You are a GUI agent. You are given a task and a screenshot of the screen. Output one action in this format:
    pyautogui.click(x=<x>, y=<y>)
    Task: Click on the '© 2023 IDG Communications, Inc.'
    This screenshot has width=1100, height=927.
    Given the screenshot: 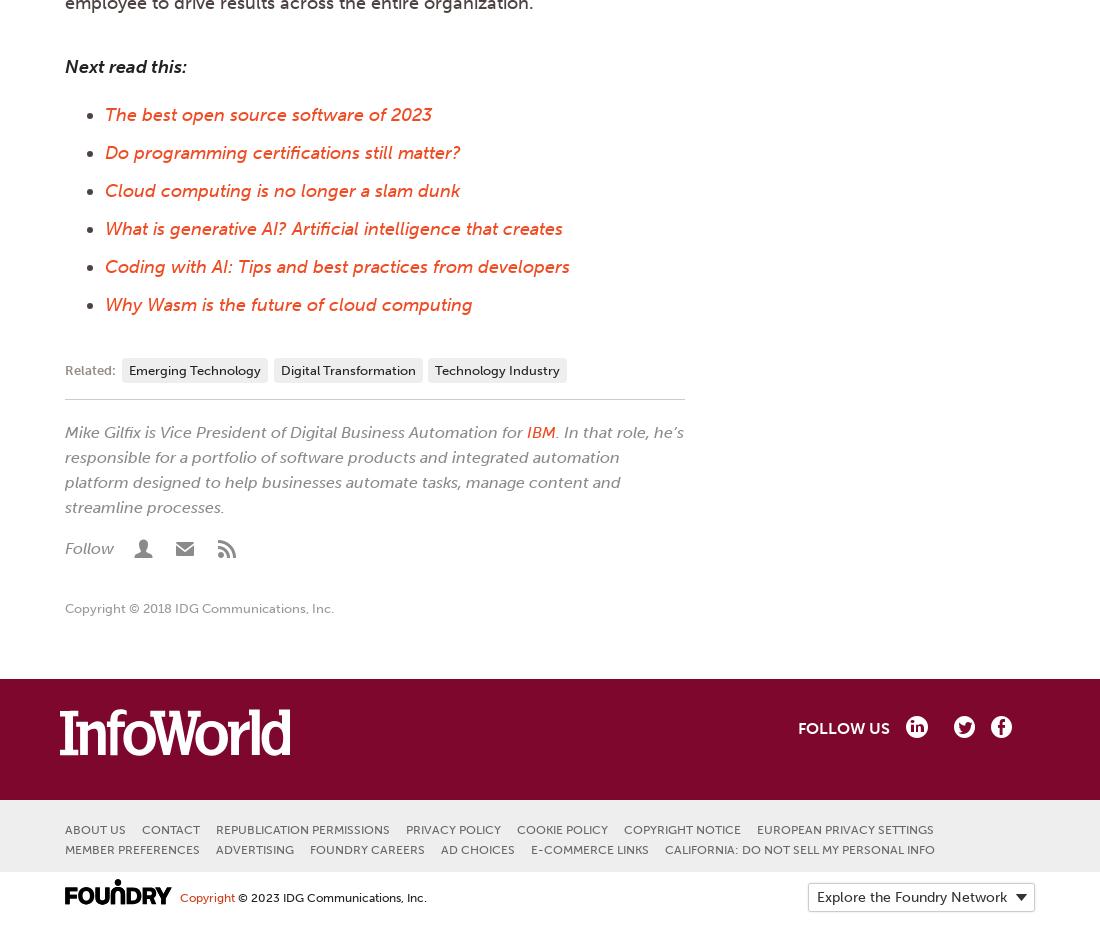 What is the action you would take?
    pyautogui.click(x=329, y=897)
    